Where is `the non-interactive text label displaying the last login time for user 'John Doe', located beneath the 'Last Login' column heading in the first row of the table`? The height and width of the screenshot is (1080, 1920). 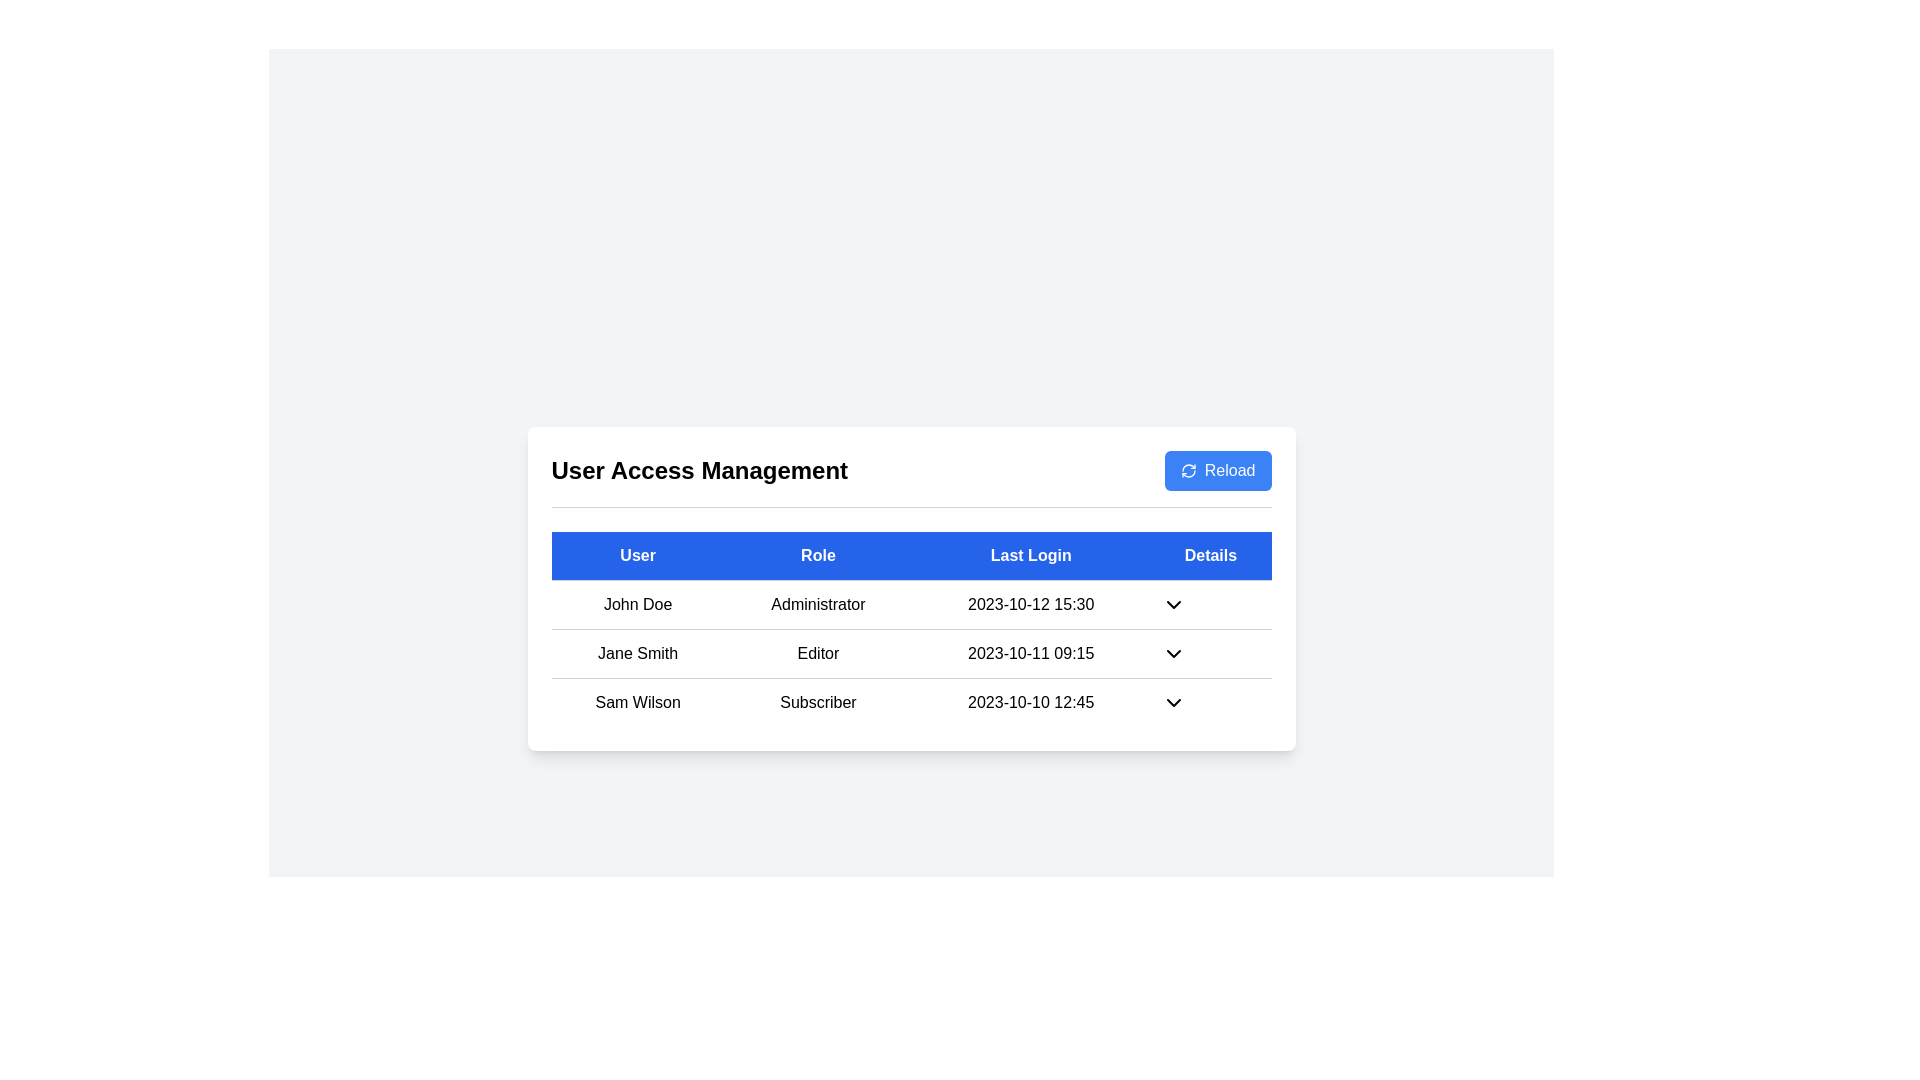 the non-interactive text label displaying the last login time for user 'John Doe', located beneath the 'Last Login' column heading in the first row of the table is located at coordinates (1031, 604).